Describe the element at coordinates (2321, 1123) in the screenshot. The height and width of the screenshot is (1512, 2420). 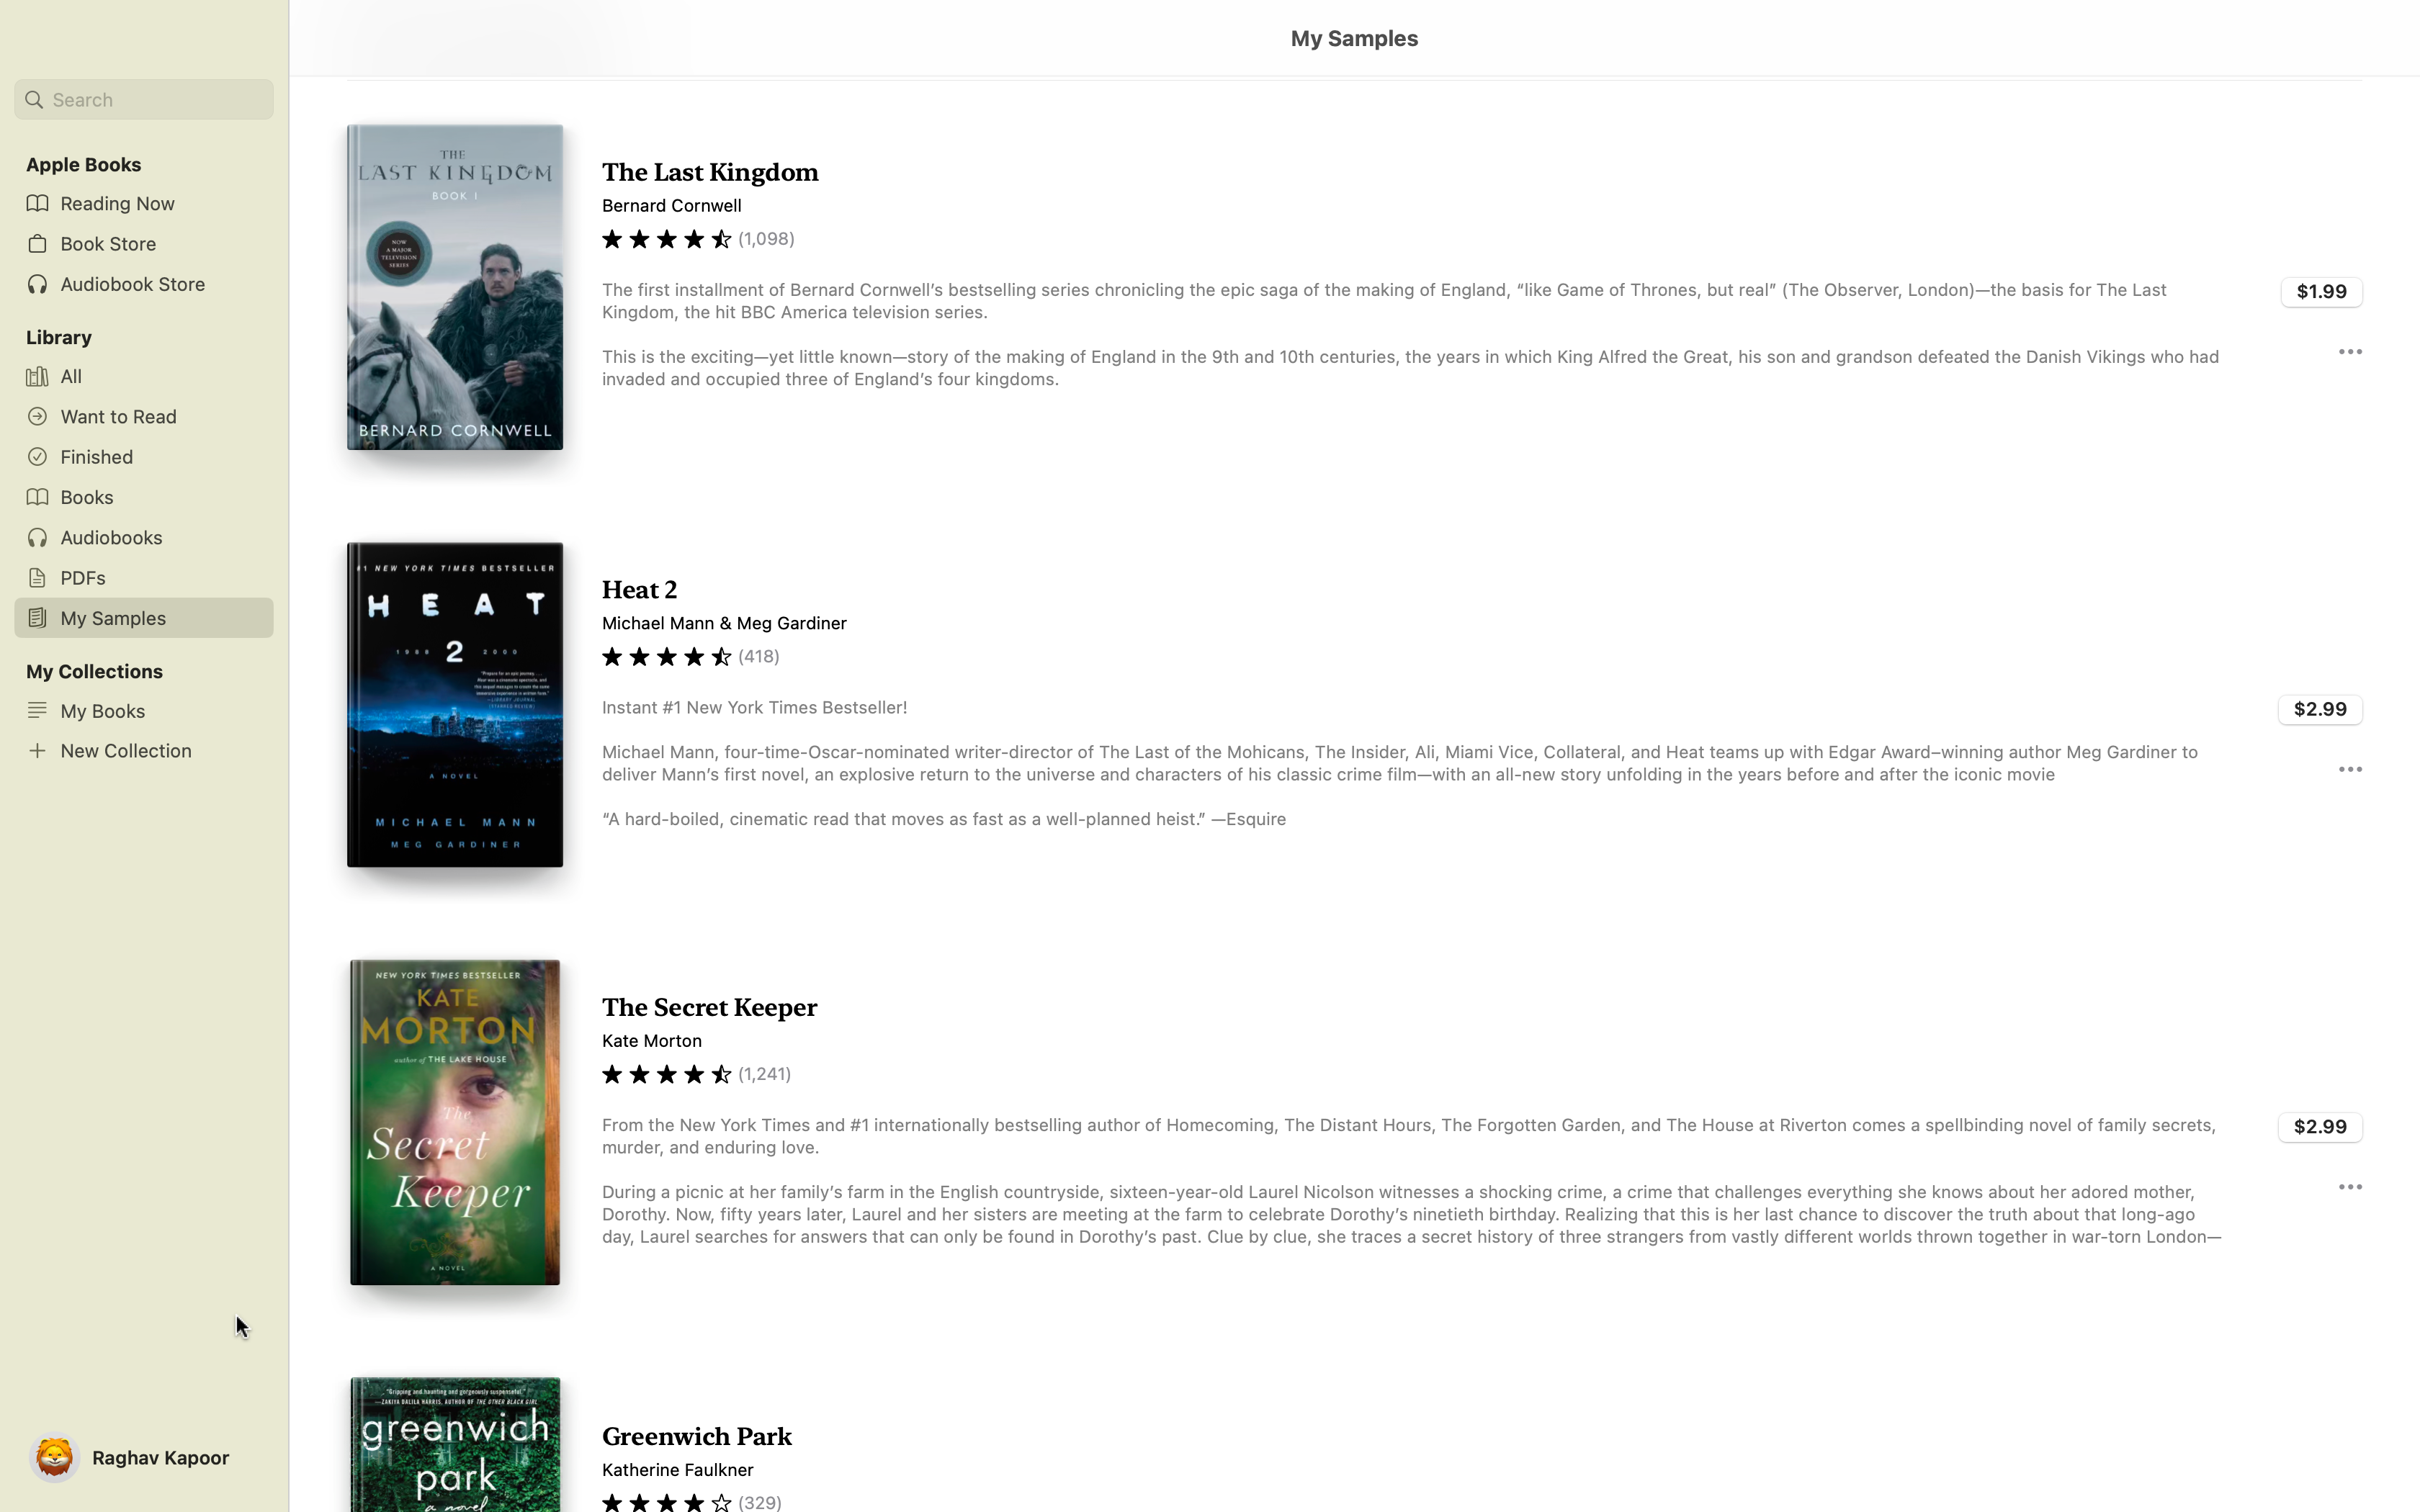
I see `Obtain entire version of book titled "Secret Keeper` at that location.